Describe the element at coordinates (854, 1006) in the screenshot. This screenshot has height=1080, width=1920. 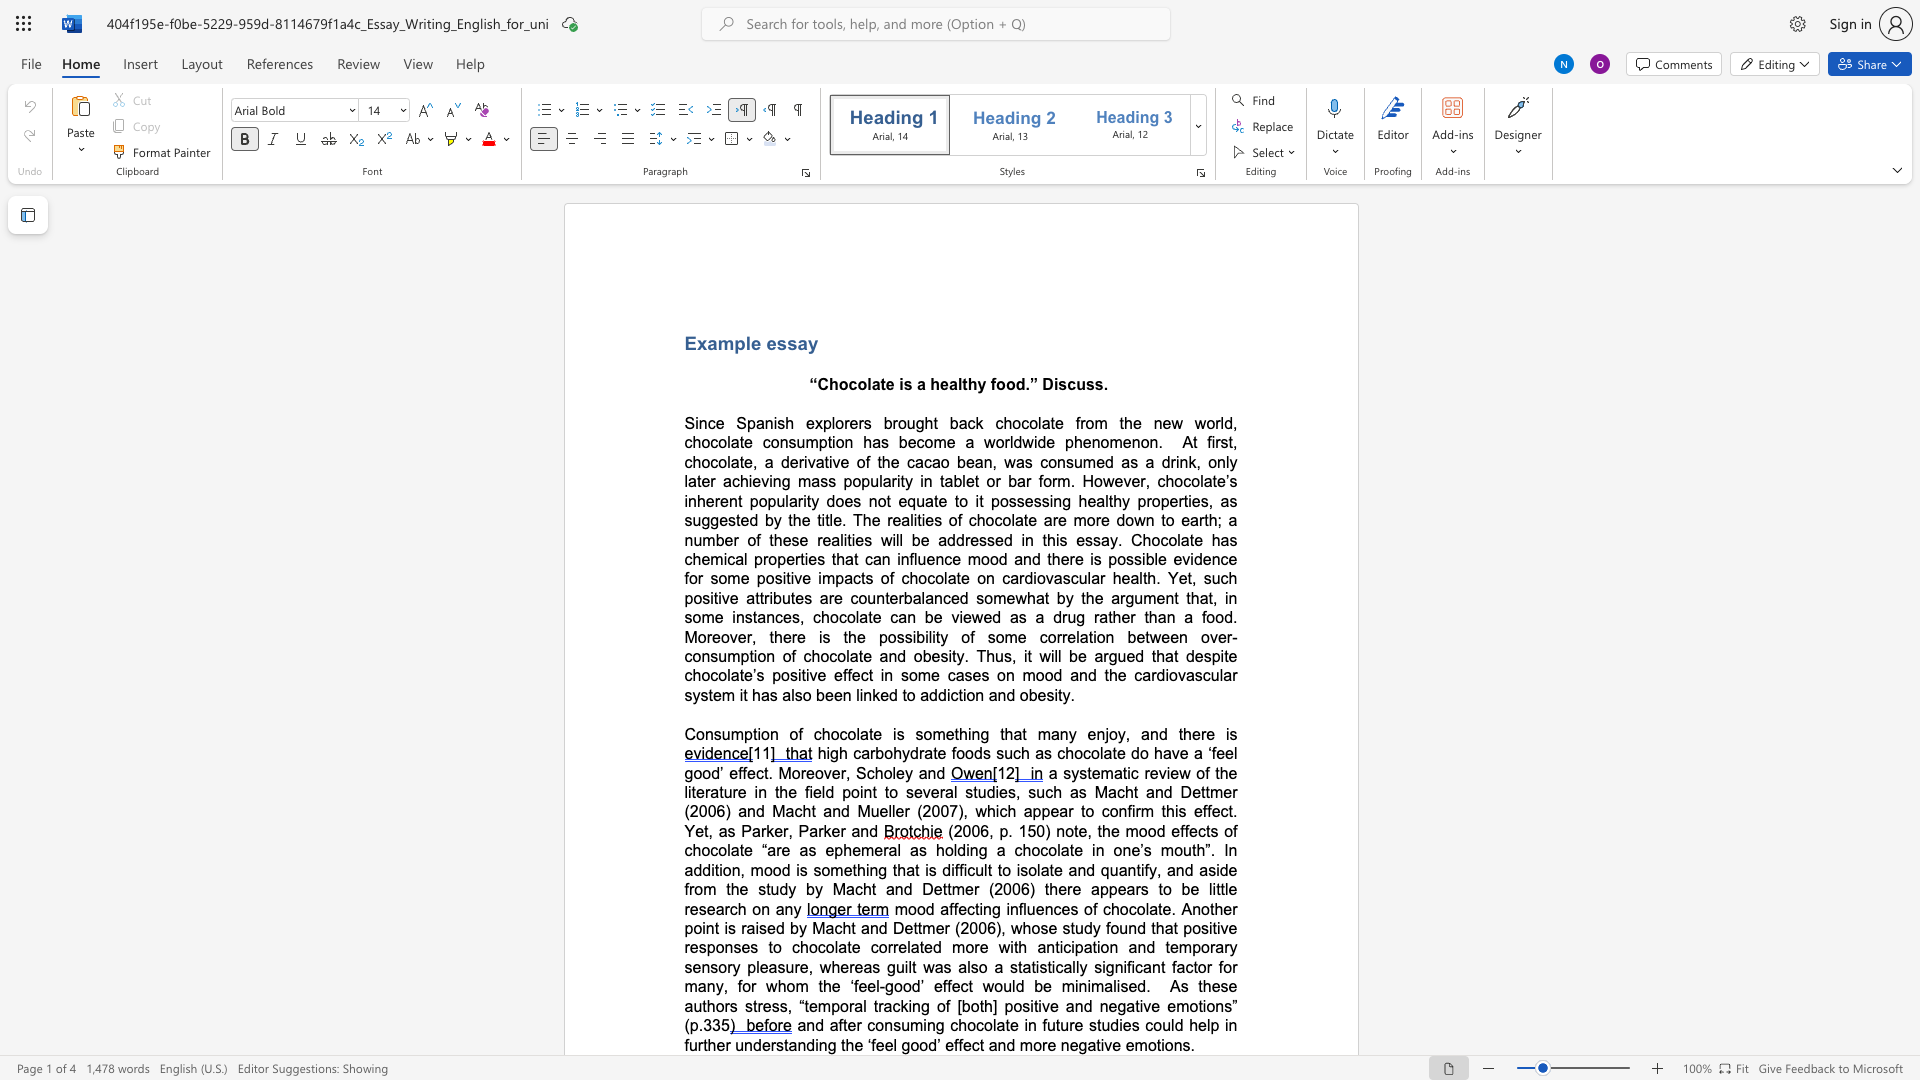
I see `the subset text "al trac" within the text "As these authors stress, “temporal tracking of [both] positive and negative emotions” (p.335"` at that location.